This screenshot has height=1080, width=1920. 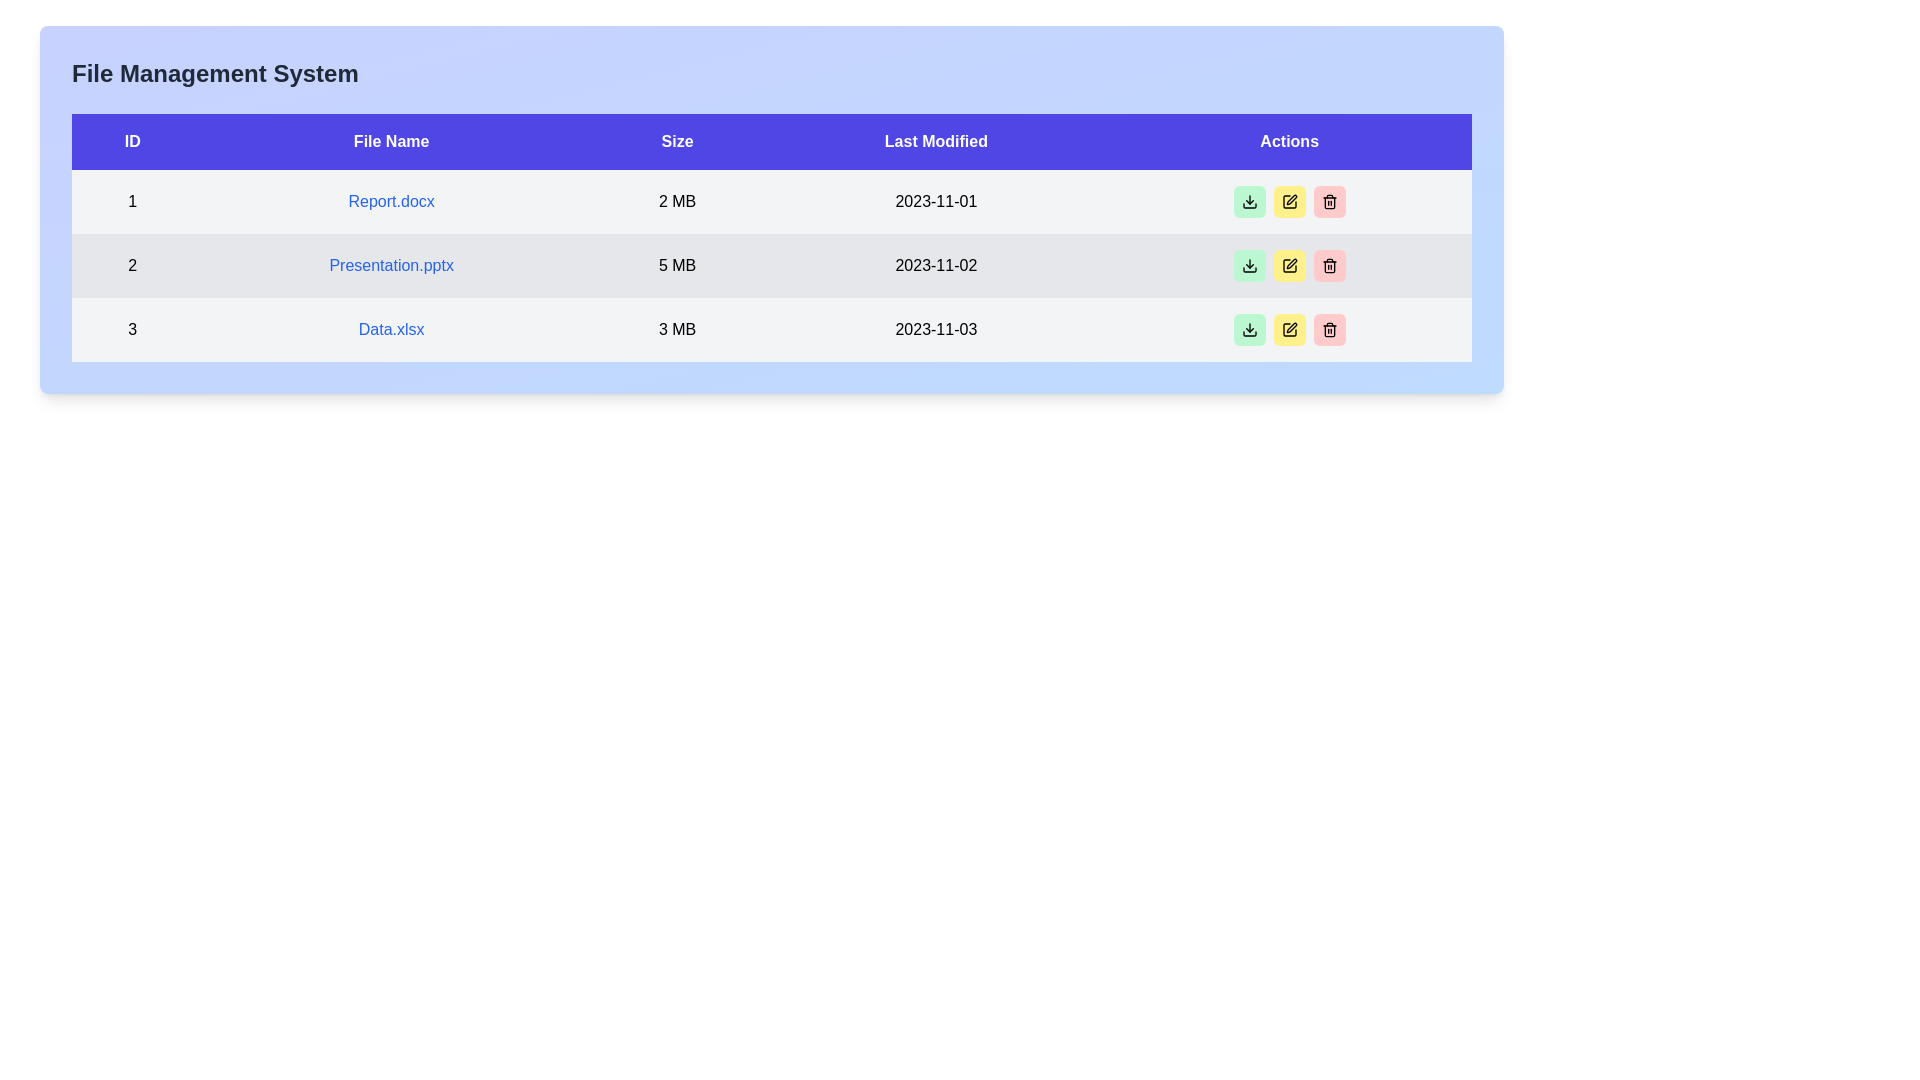 What do you see at coordinates (1329, 265) in the screenshot?
I see `the red delete button with a trash bin icon located in the 'Actions' column of the second row` at bounding box center [1329, 265].